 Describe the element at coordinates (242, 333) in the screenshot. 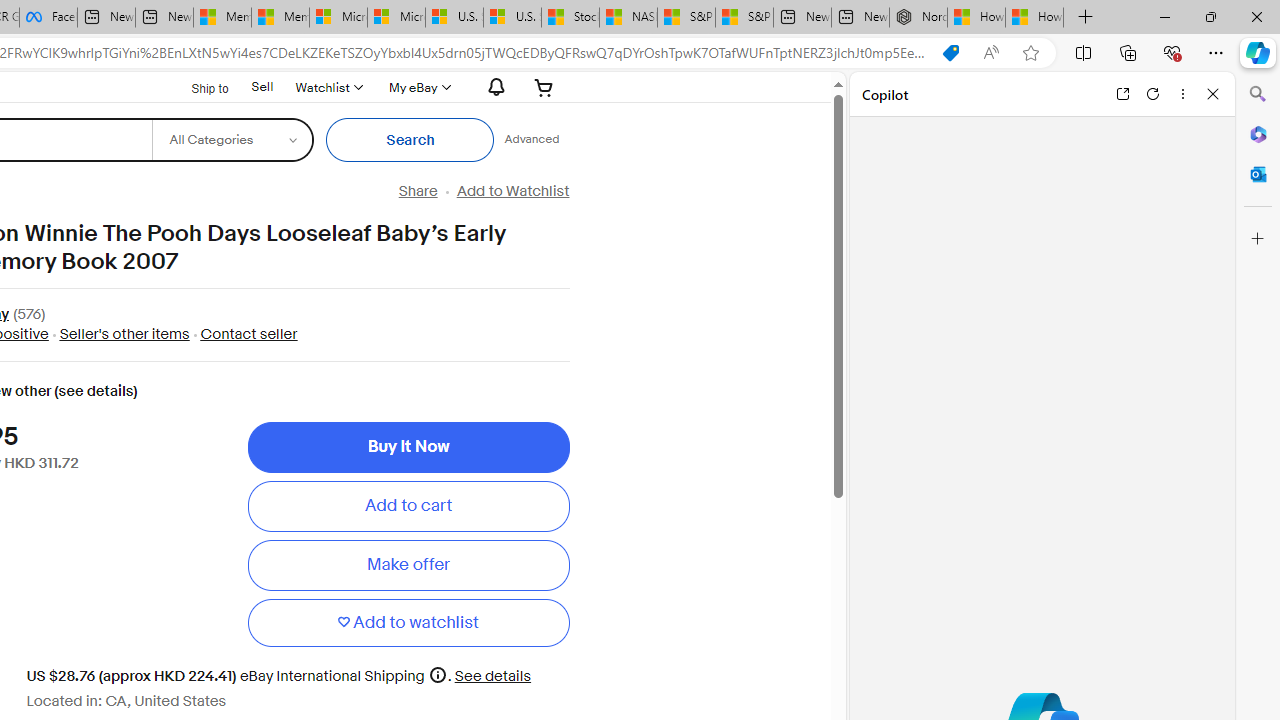

I see `'  Contact seller'` at that location.